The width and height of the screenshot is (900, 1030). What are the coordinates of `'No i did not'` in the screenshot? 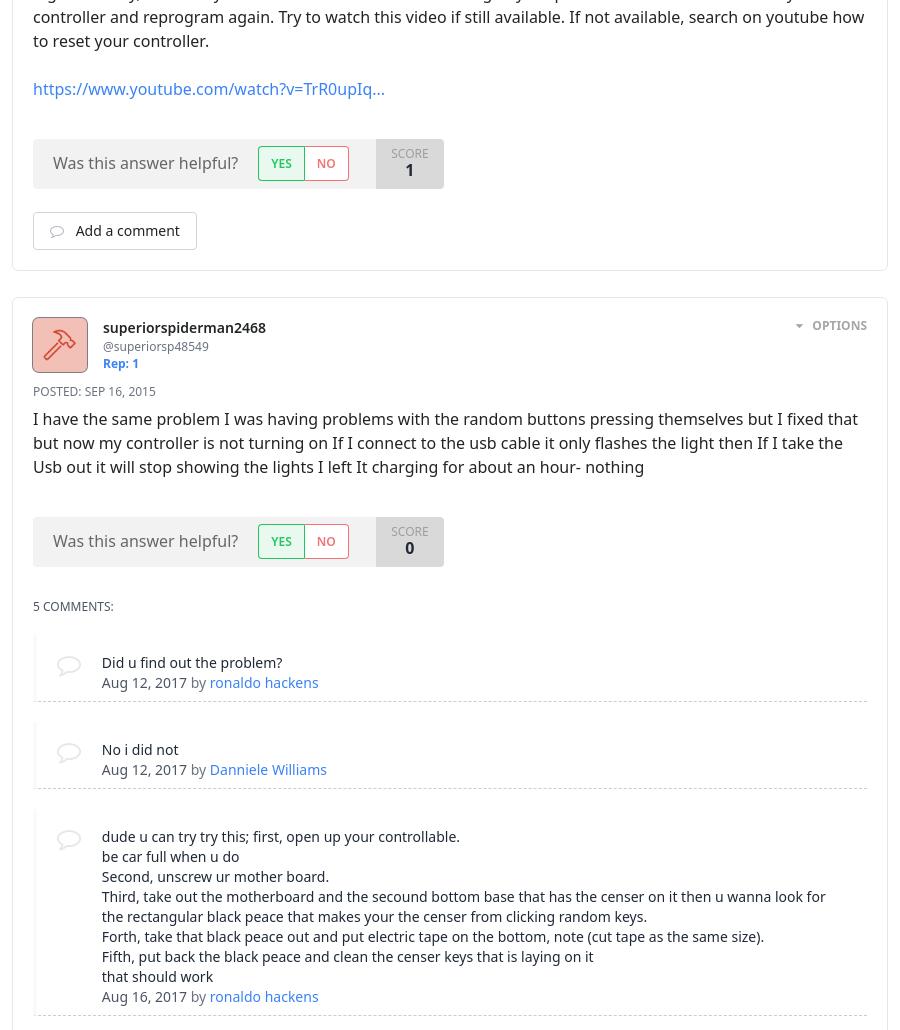 It's located at (99, 748).